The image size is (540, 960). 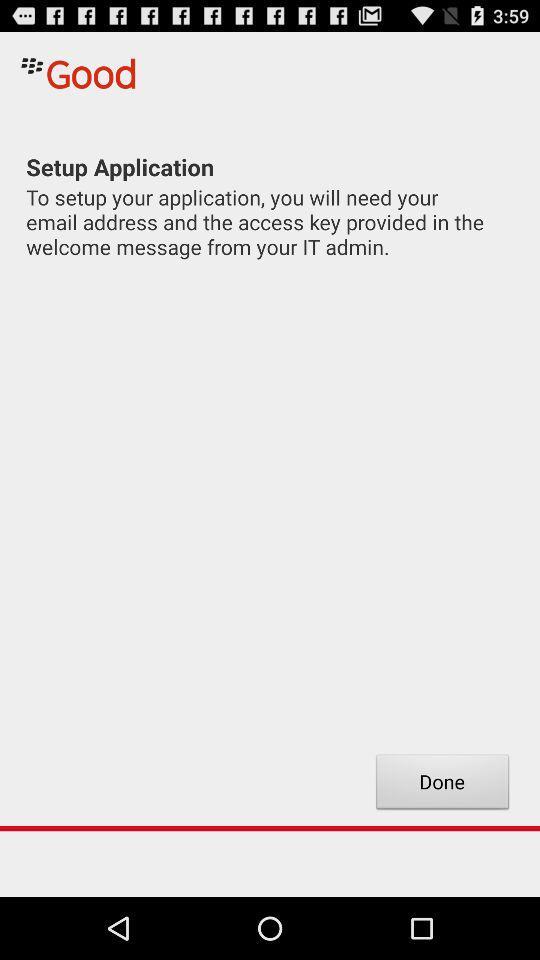 I want to click on the done button, so click(x=442, y=784).